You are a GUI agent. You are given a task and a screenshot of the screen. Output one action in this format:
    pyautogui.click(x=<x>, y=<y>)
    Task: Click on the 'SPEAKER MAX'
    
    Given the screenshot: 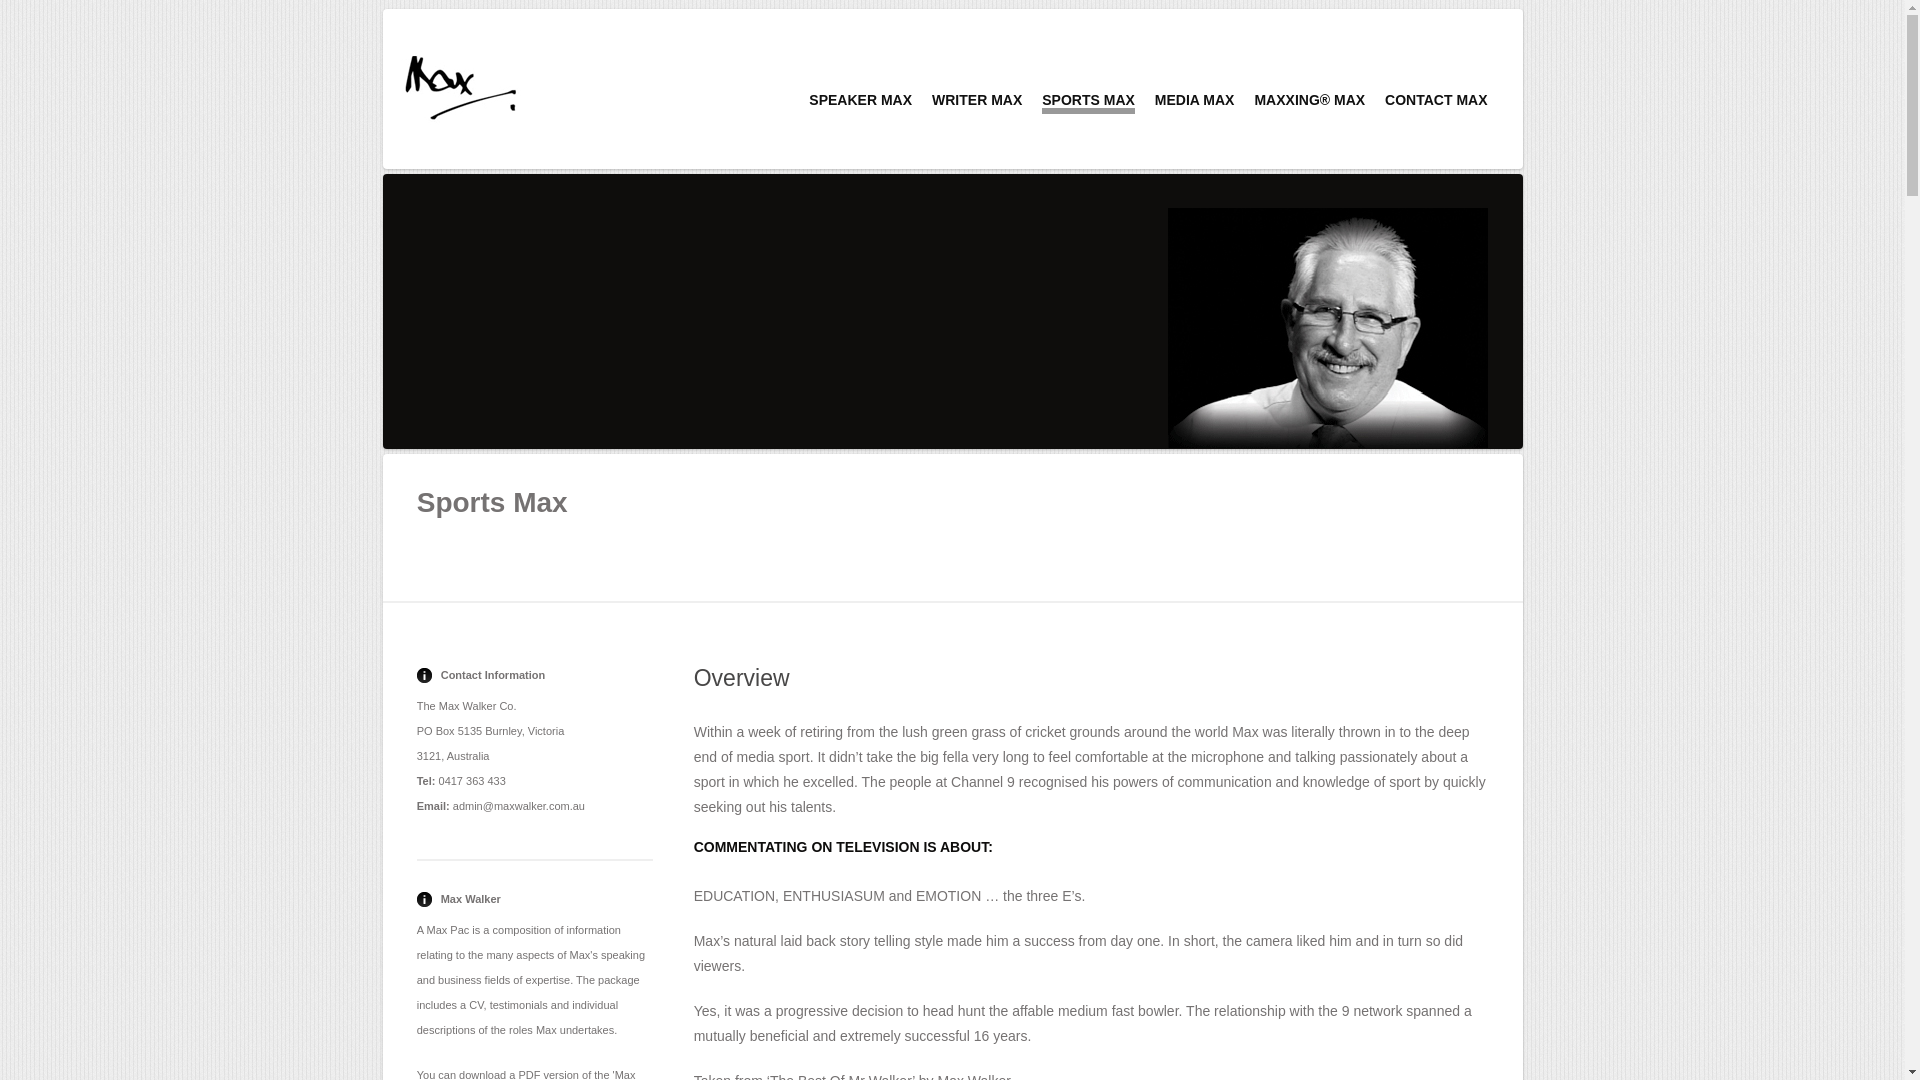 What is the action you would take?
    pyautogui.click(x=860, y=100)
    